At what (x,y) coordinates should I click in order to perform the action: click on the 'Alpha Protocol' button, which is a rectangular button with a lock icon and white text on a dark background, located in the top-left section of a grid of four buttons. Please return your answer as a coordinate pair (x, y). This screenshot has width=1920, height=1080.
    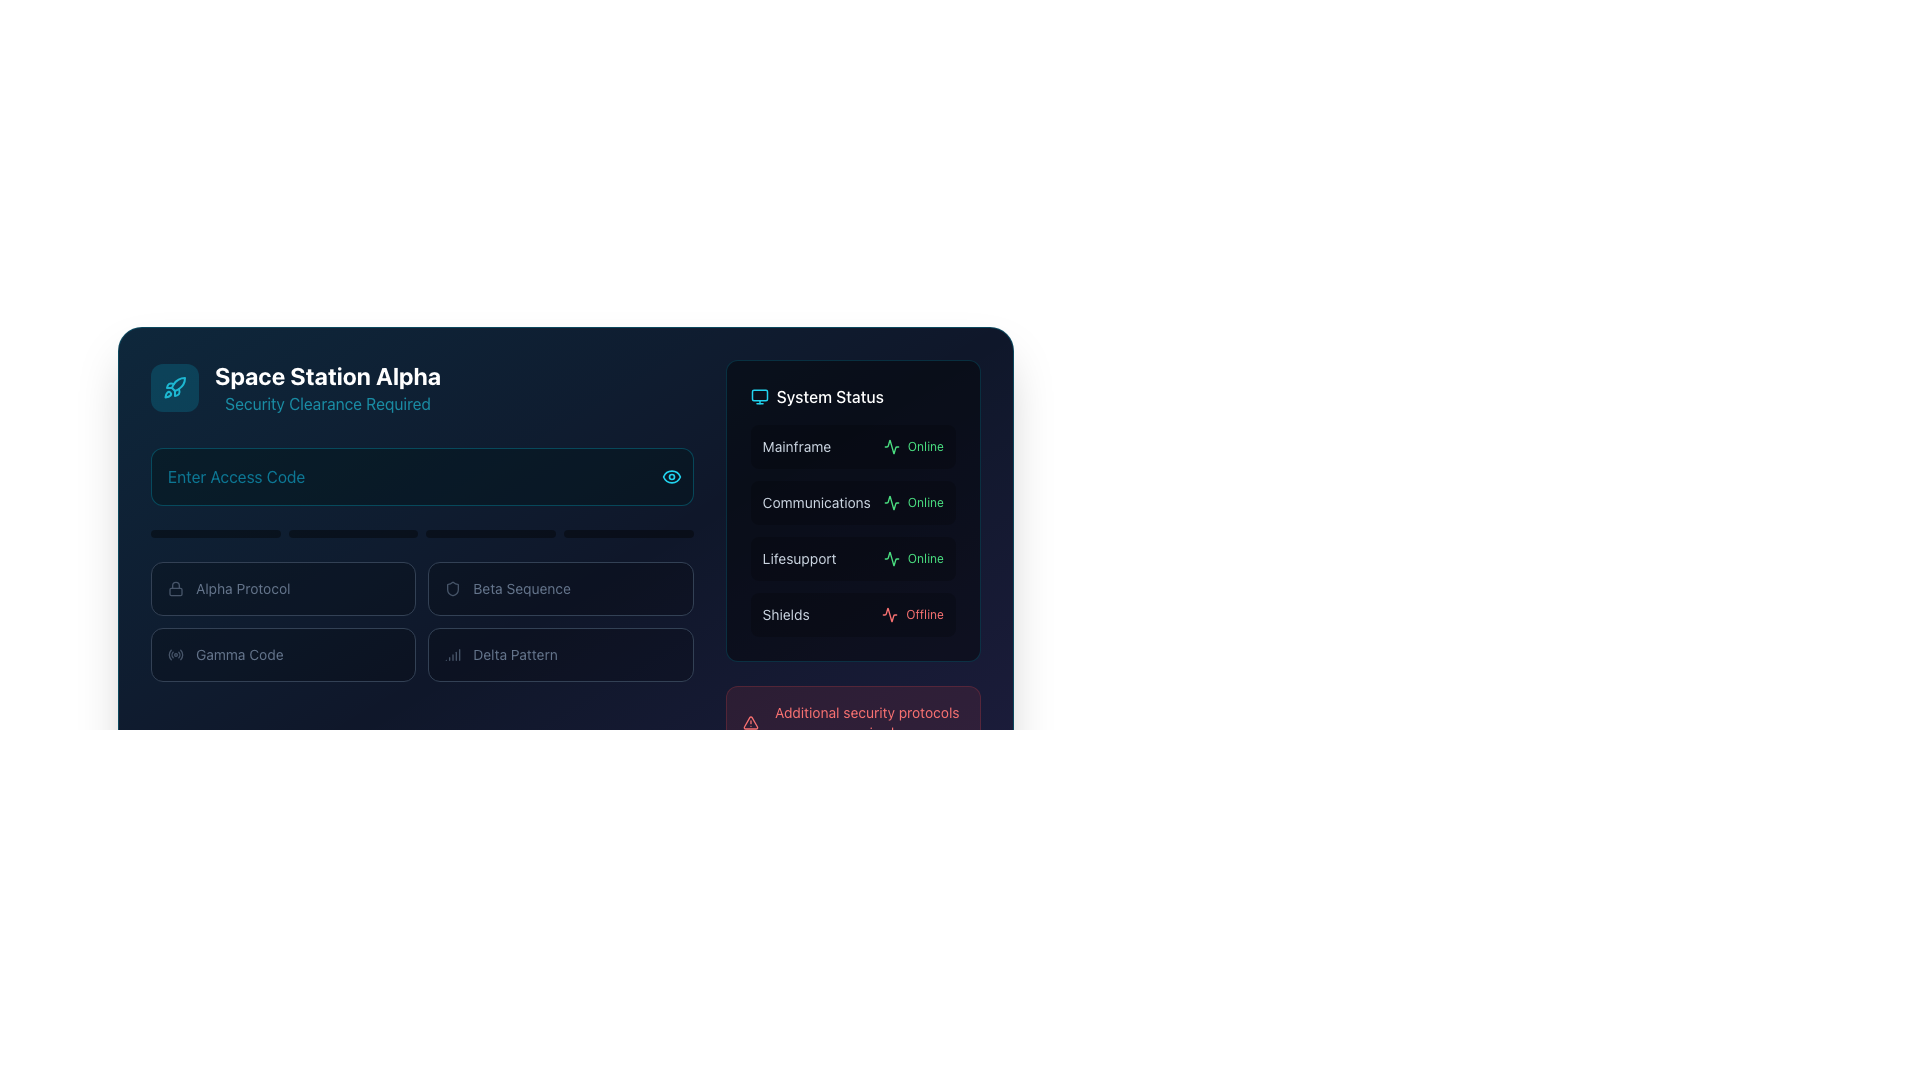
    Looking at the image, I should click on (282, 588).